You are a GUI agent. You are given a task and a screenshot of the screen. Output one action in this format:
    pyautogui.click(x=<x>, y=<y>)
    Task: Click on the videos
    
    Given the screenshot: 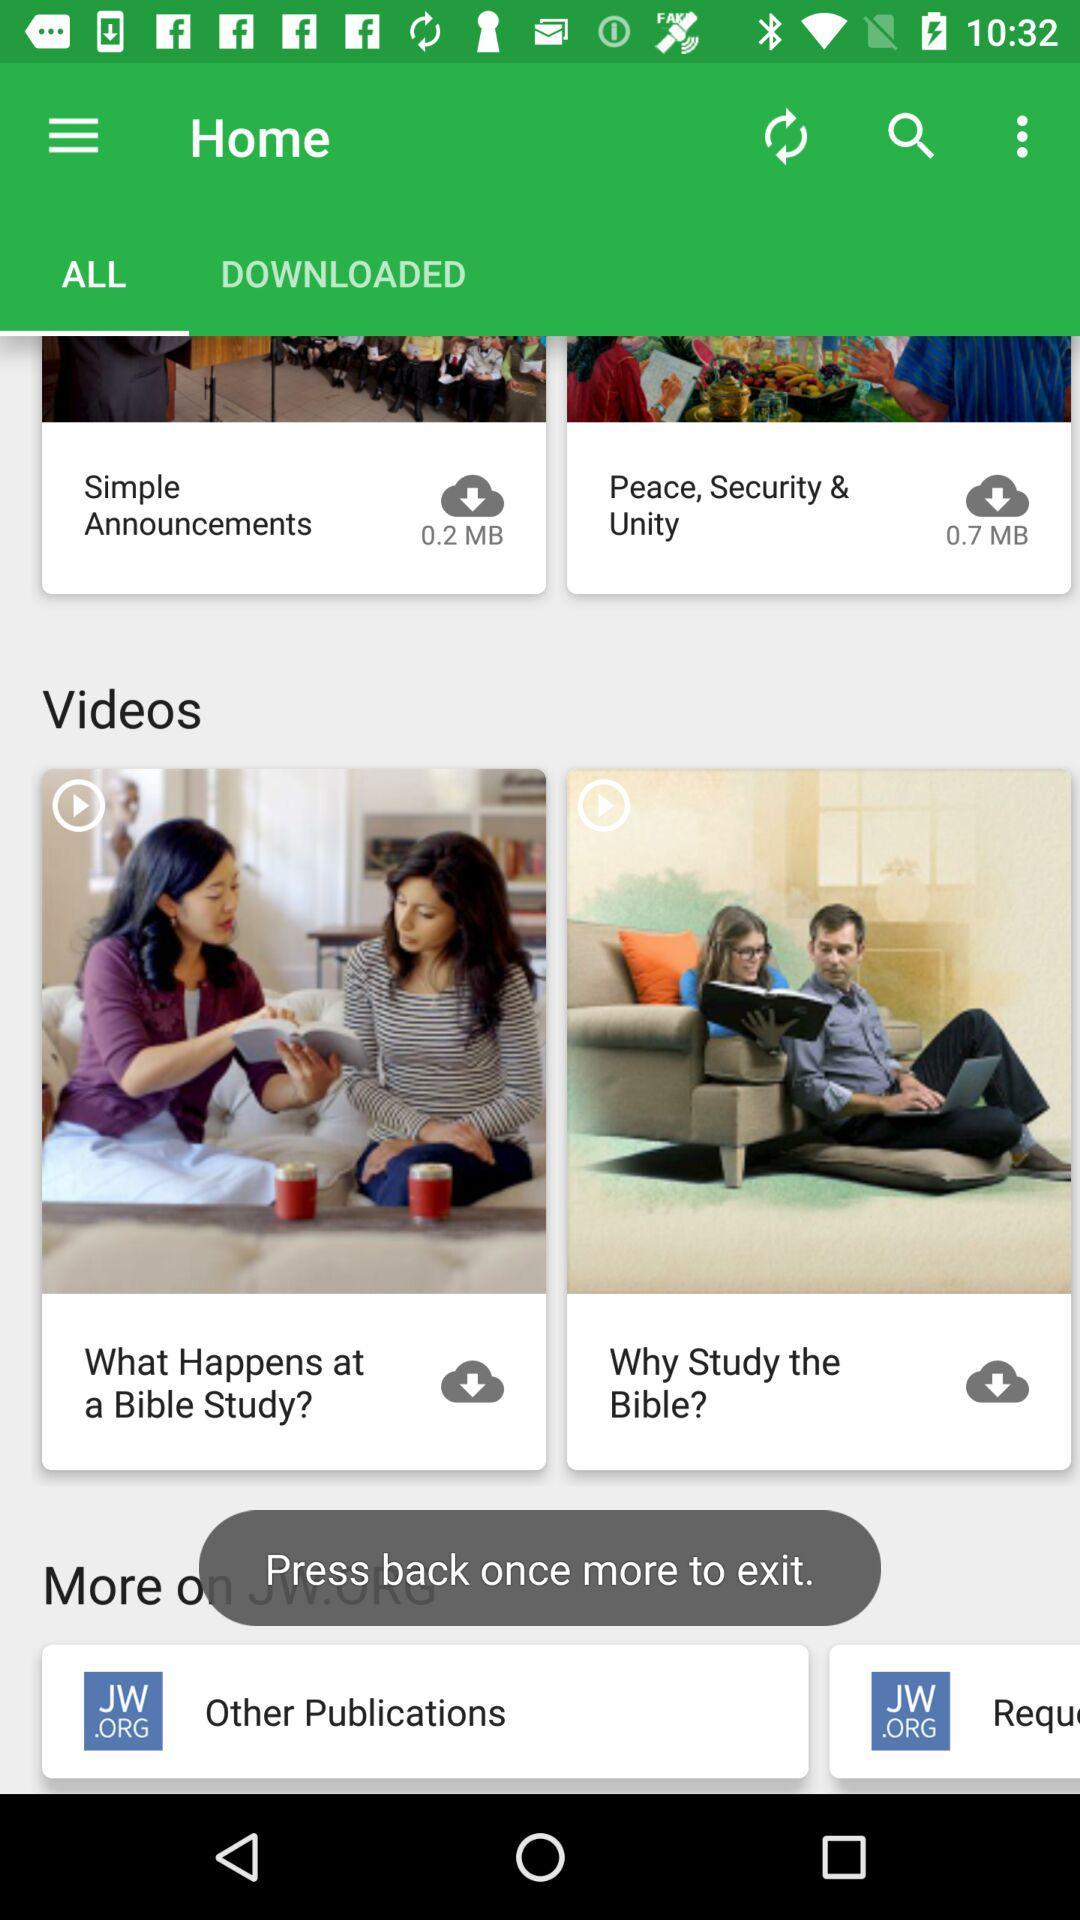 What is the action you would take?
    pyautogui.click(x=818, y=1031)
    